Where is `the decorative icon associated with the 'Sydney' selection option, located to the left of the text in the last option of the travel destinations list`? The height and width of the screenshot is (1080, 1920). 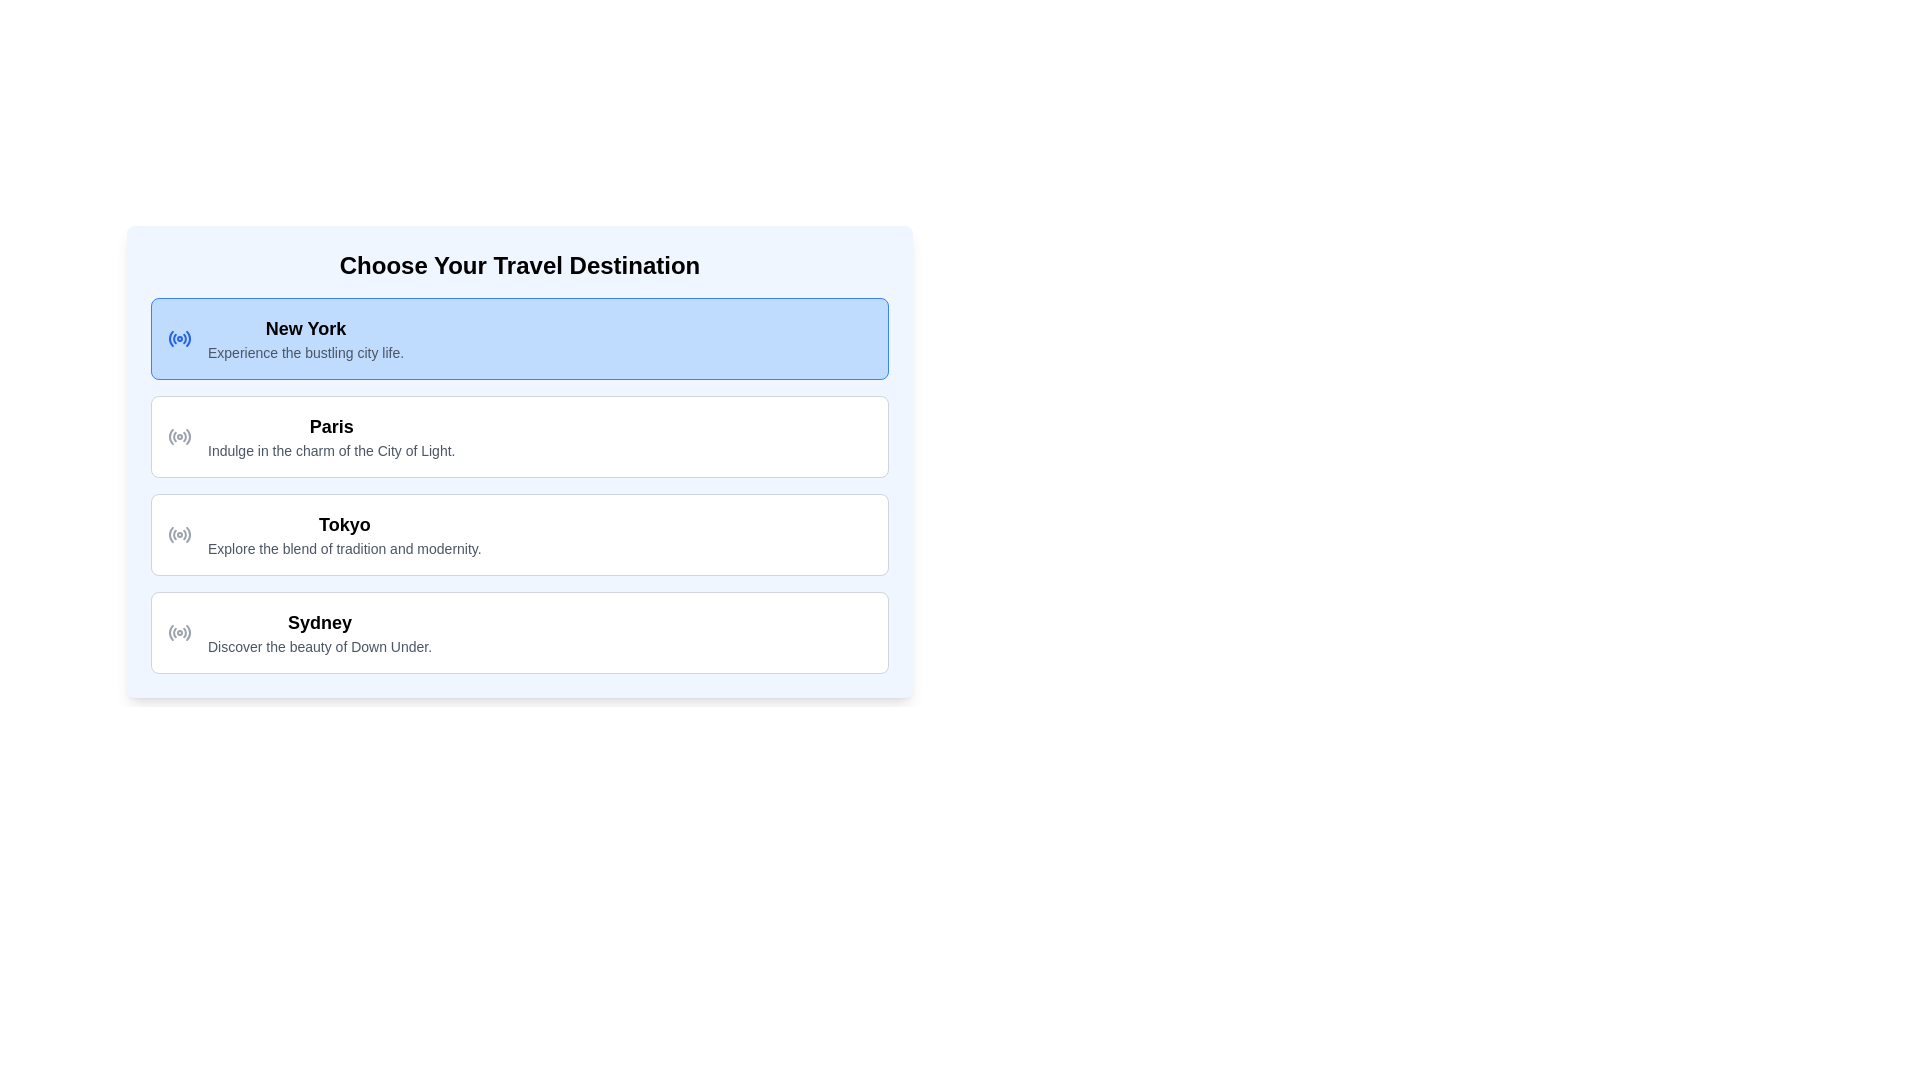
the decorative icon associated with the 'Sydney' selection option, located to the left of the text in the last option of the travel destinations list is located at coordinates (180, 632).